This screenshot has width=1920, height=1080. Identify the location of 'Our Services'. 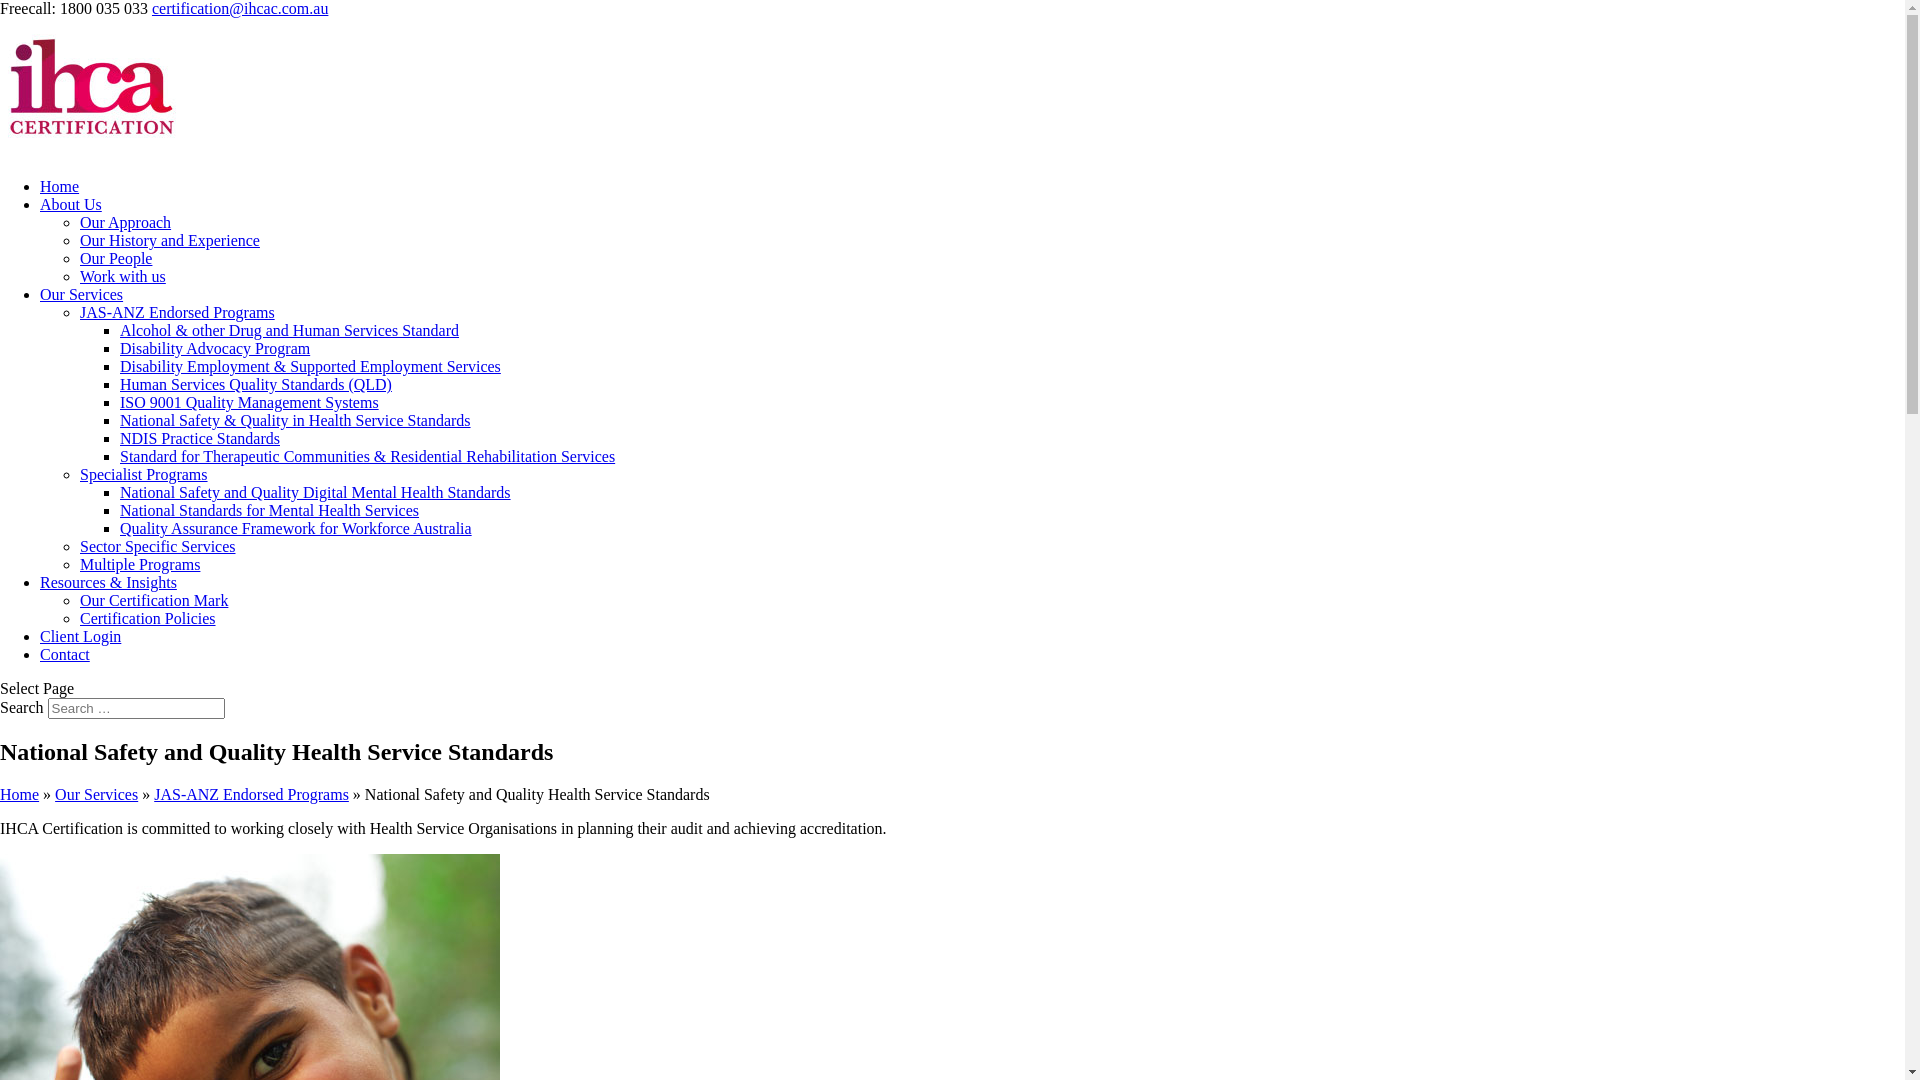
(95, 793).